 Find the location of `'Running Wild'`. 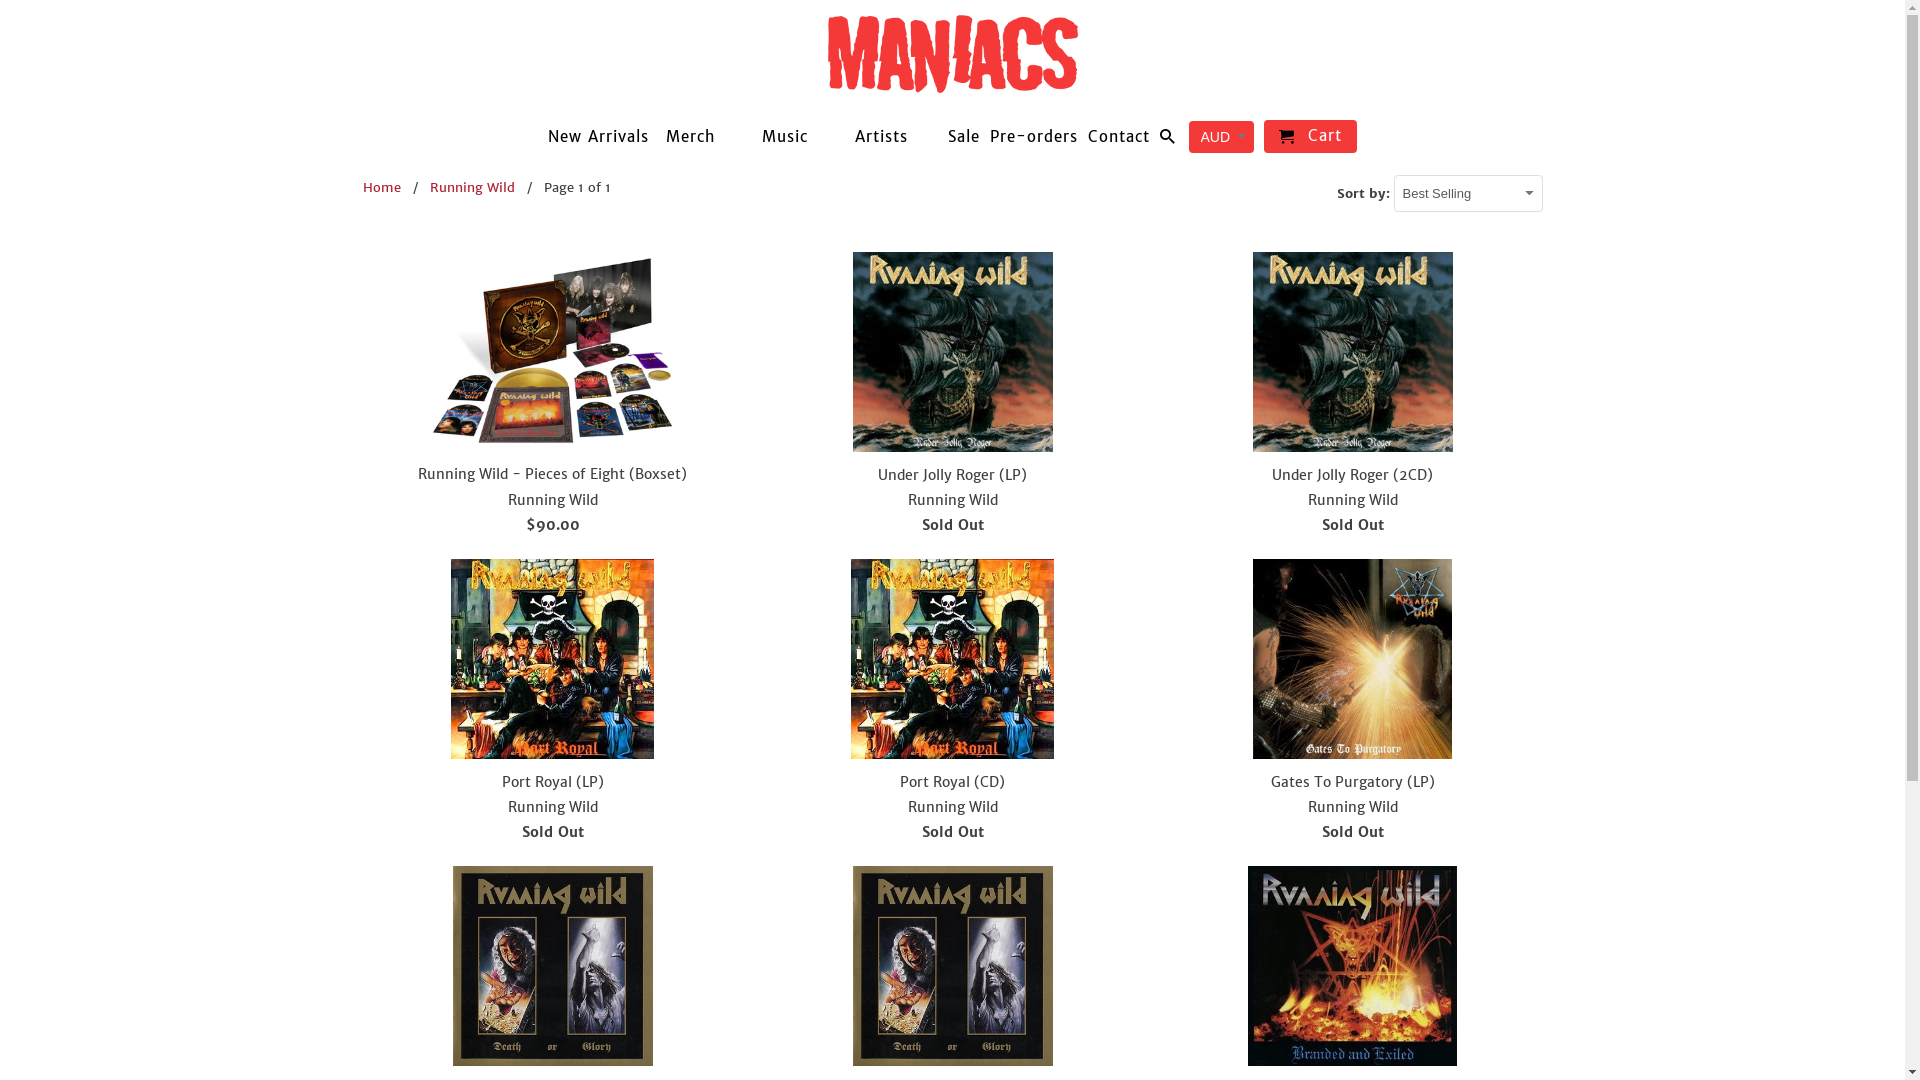

'Running Wild' is located at coordinates (471, 187).